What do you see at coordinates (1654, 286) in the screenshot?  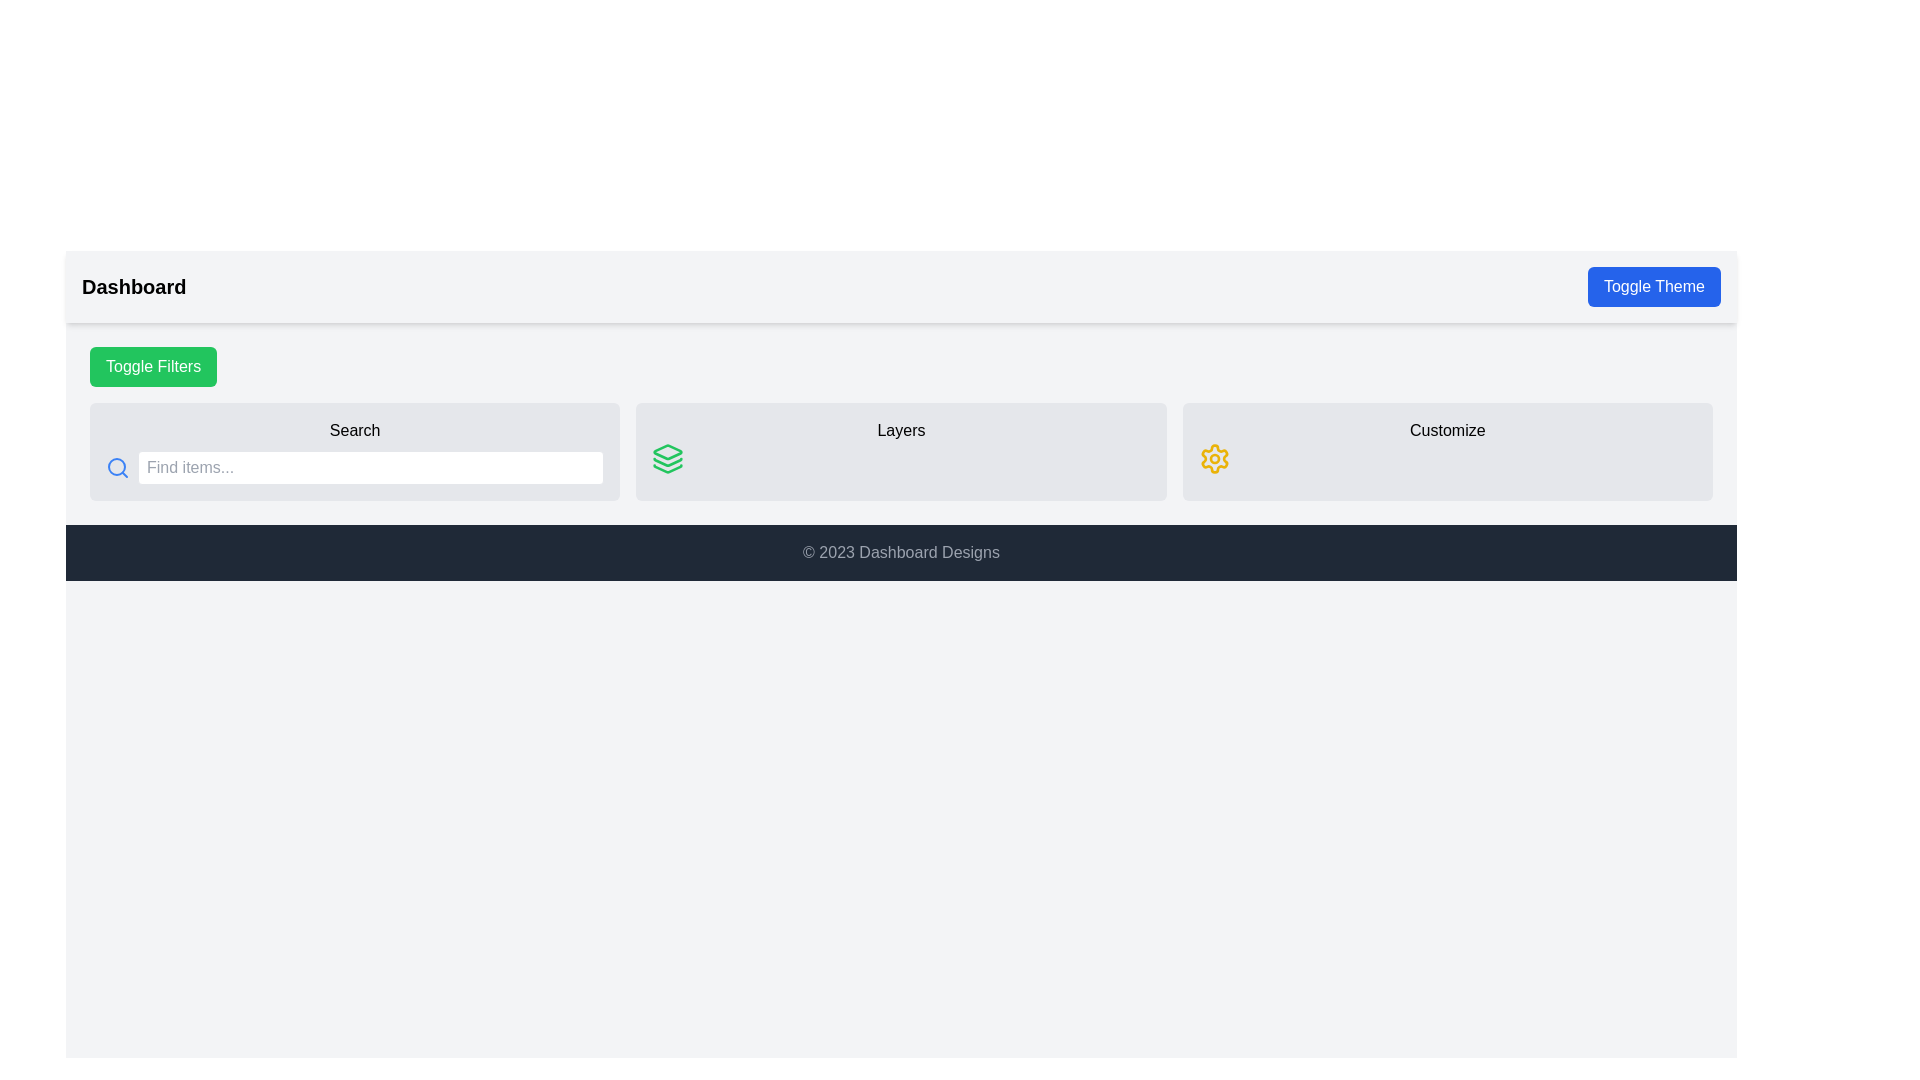 I see `the theme toggle button located at the far right of the header bar to change the color scheme or visual settings of the application` at bounding box center [1654, 286].